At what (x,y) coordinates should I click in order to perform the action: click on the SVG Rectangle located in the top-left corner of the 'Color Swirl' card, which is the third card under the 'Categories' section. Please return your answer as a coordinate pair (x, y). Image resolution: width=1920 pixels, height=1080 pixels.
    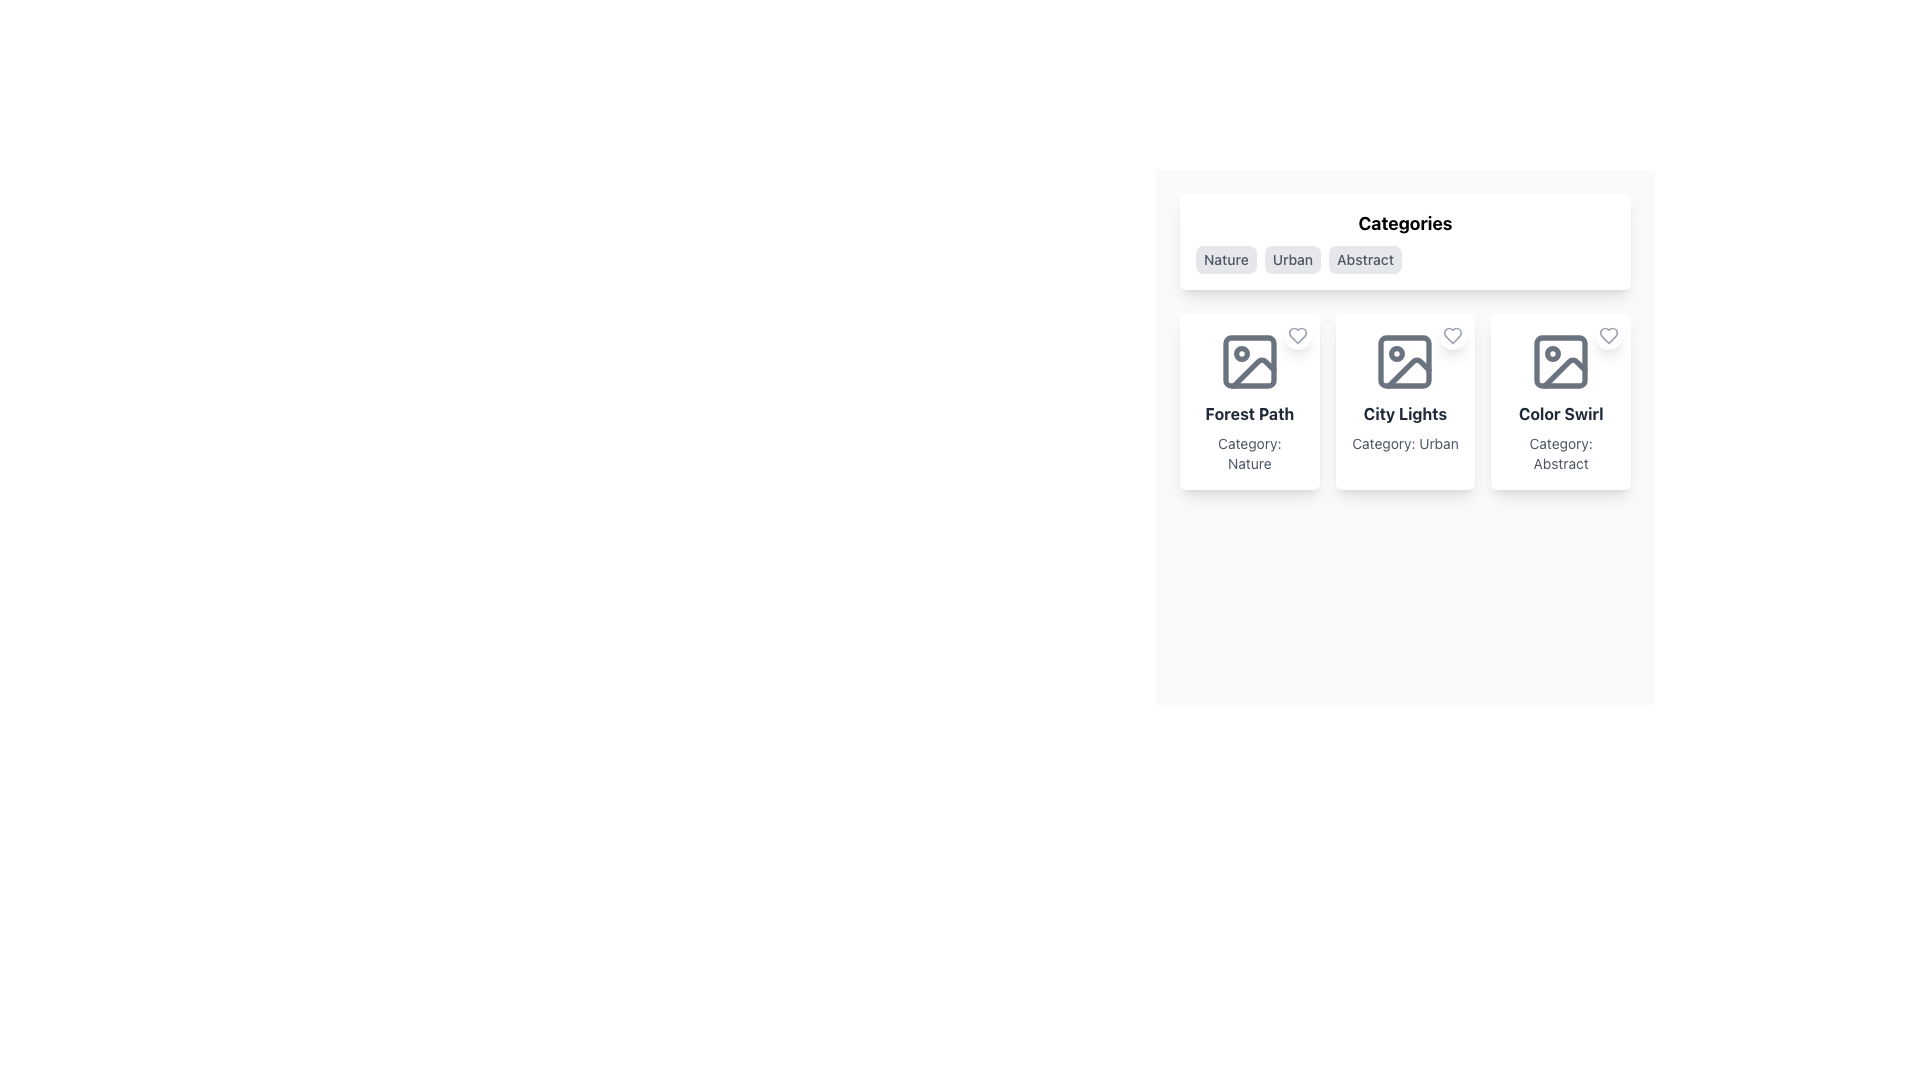
    Looking at the image, I should click on (1560, 362).